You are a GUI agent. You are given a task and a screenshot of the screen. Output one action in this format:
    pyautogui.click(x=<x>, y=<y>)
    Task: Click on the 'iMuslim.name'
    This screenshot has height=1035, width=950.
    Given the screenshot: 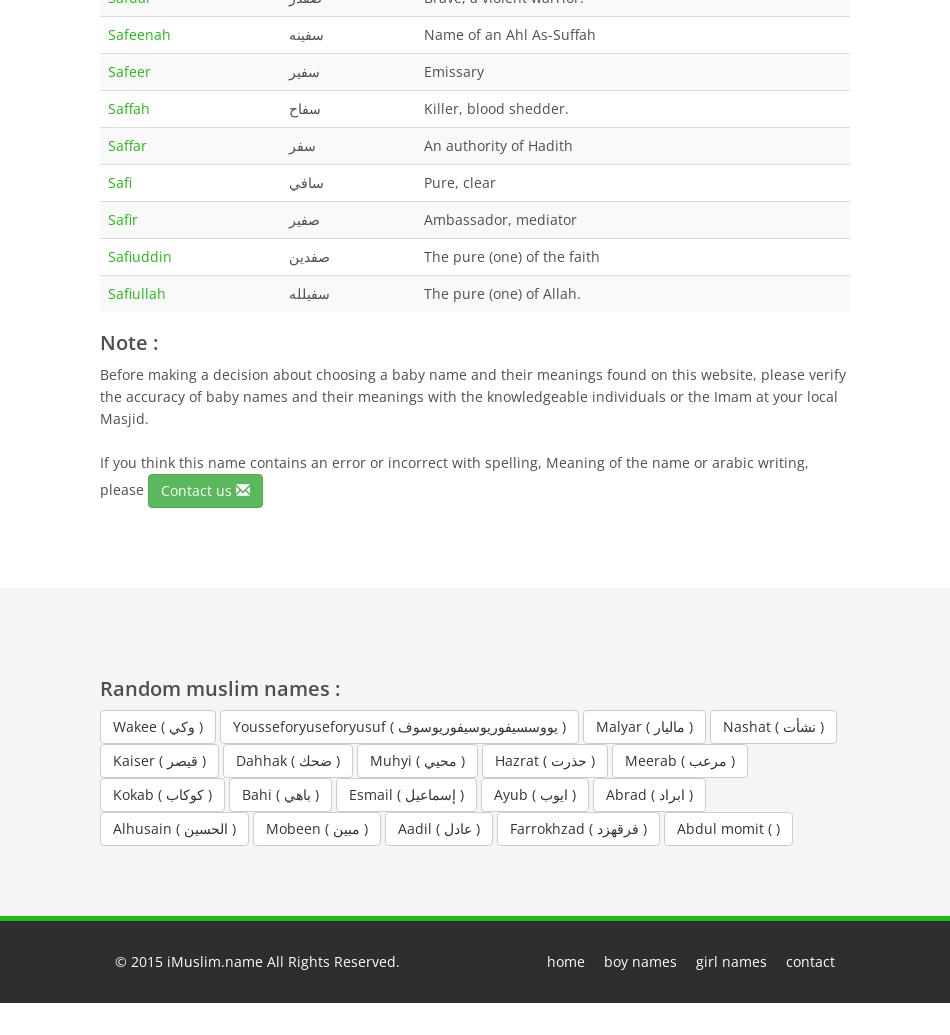 What is the action you would take?
    pyautogui.click(x=214, y=959)
    